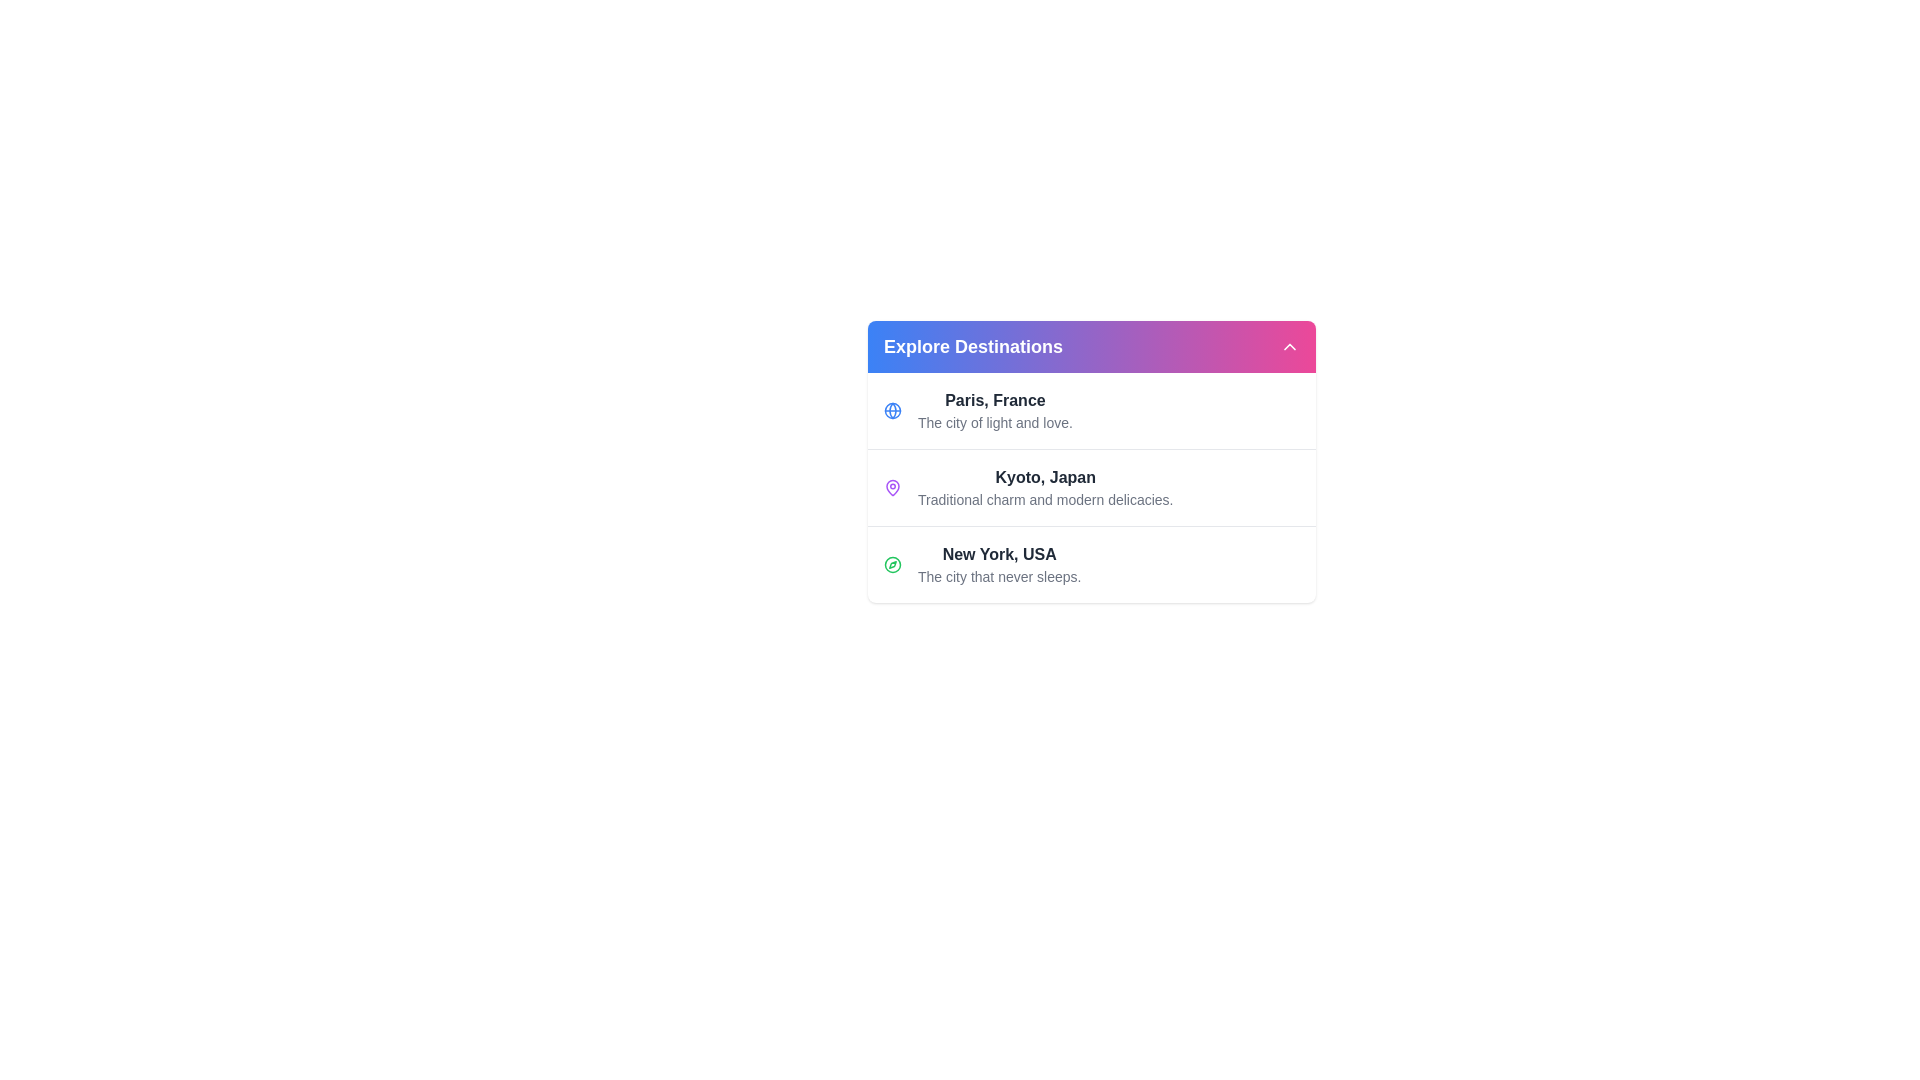 The image size is (1920, 1080). I want to click on the clickable list item for the destination 'New York, USA', so click(999, 564).